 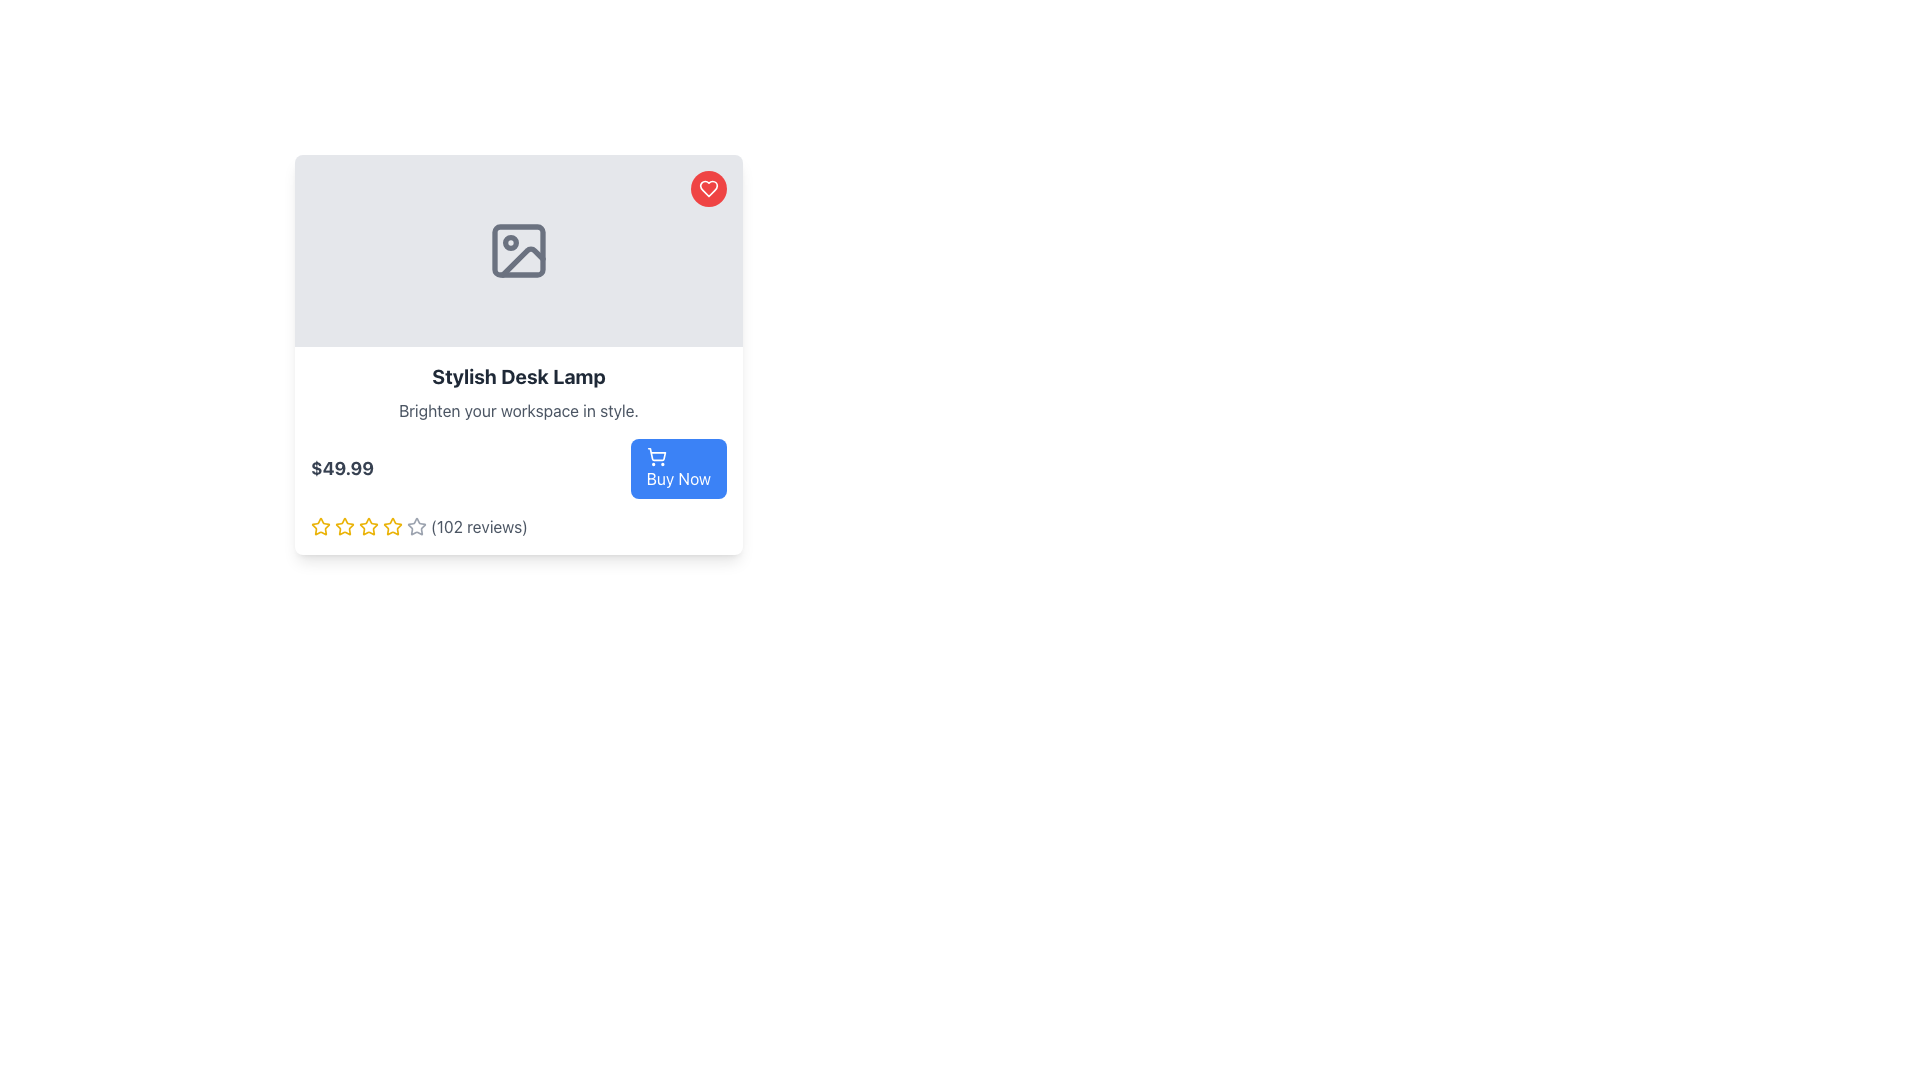 What do you see at coordinates (518, 526) in the screenshot?
I see `the Rating display element featuring five star icons, four yellow filled and one gray unfilled, along with the text '(102 reviews)' positioned below the 'Buy Now' button` at bounding box center [518, 526].